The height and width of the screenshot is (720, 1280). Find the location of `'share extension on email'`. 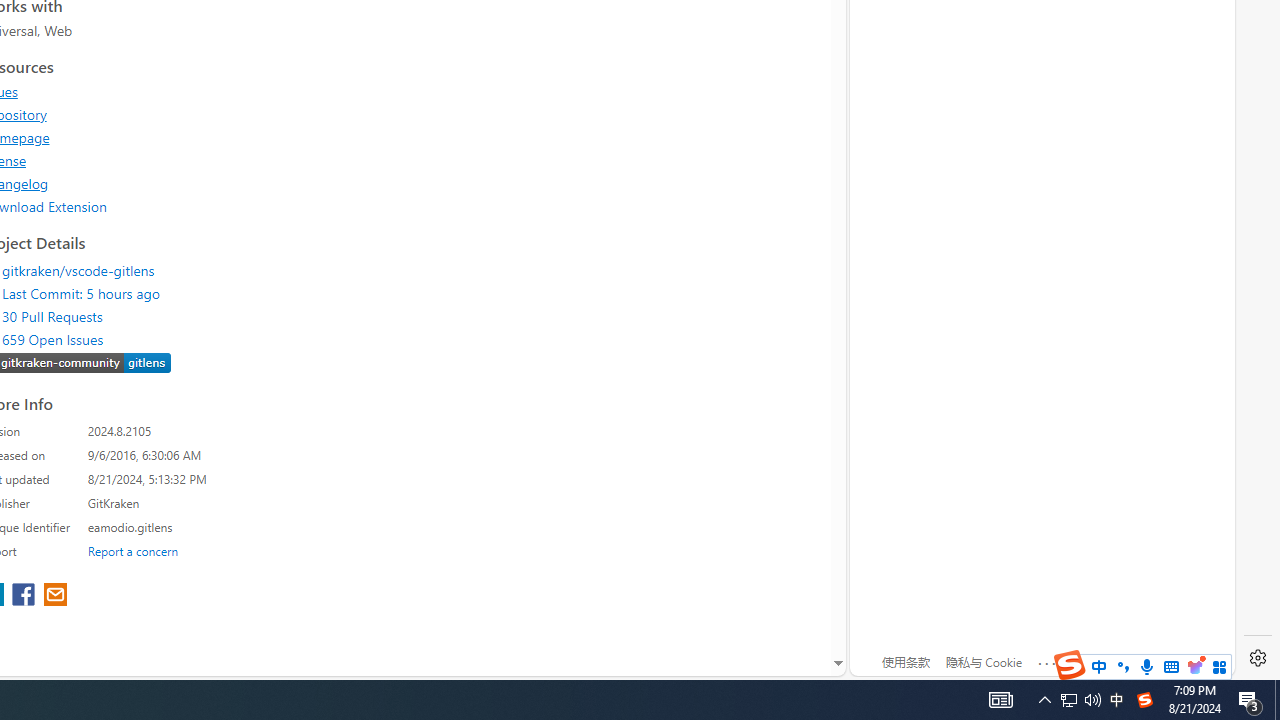

'share extension on email' is located at coordinates (55, 595).